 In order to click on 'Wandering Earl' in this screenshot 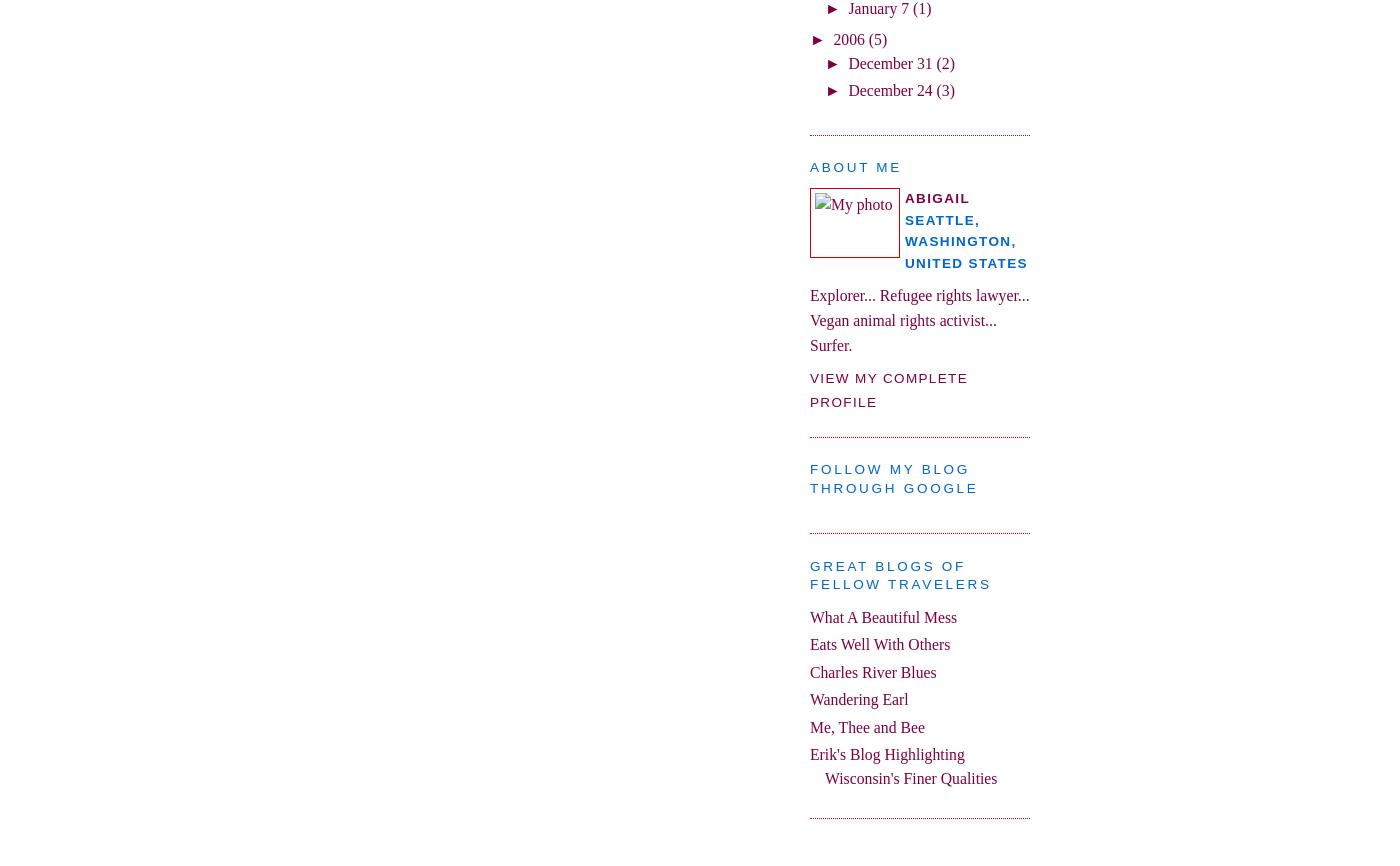, I will do `click(859, 698)`.